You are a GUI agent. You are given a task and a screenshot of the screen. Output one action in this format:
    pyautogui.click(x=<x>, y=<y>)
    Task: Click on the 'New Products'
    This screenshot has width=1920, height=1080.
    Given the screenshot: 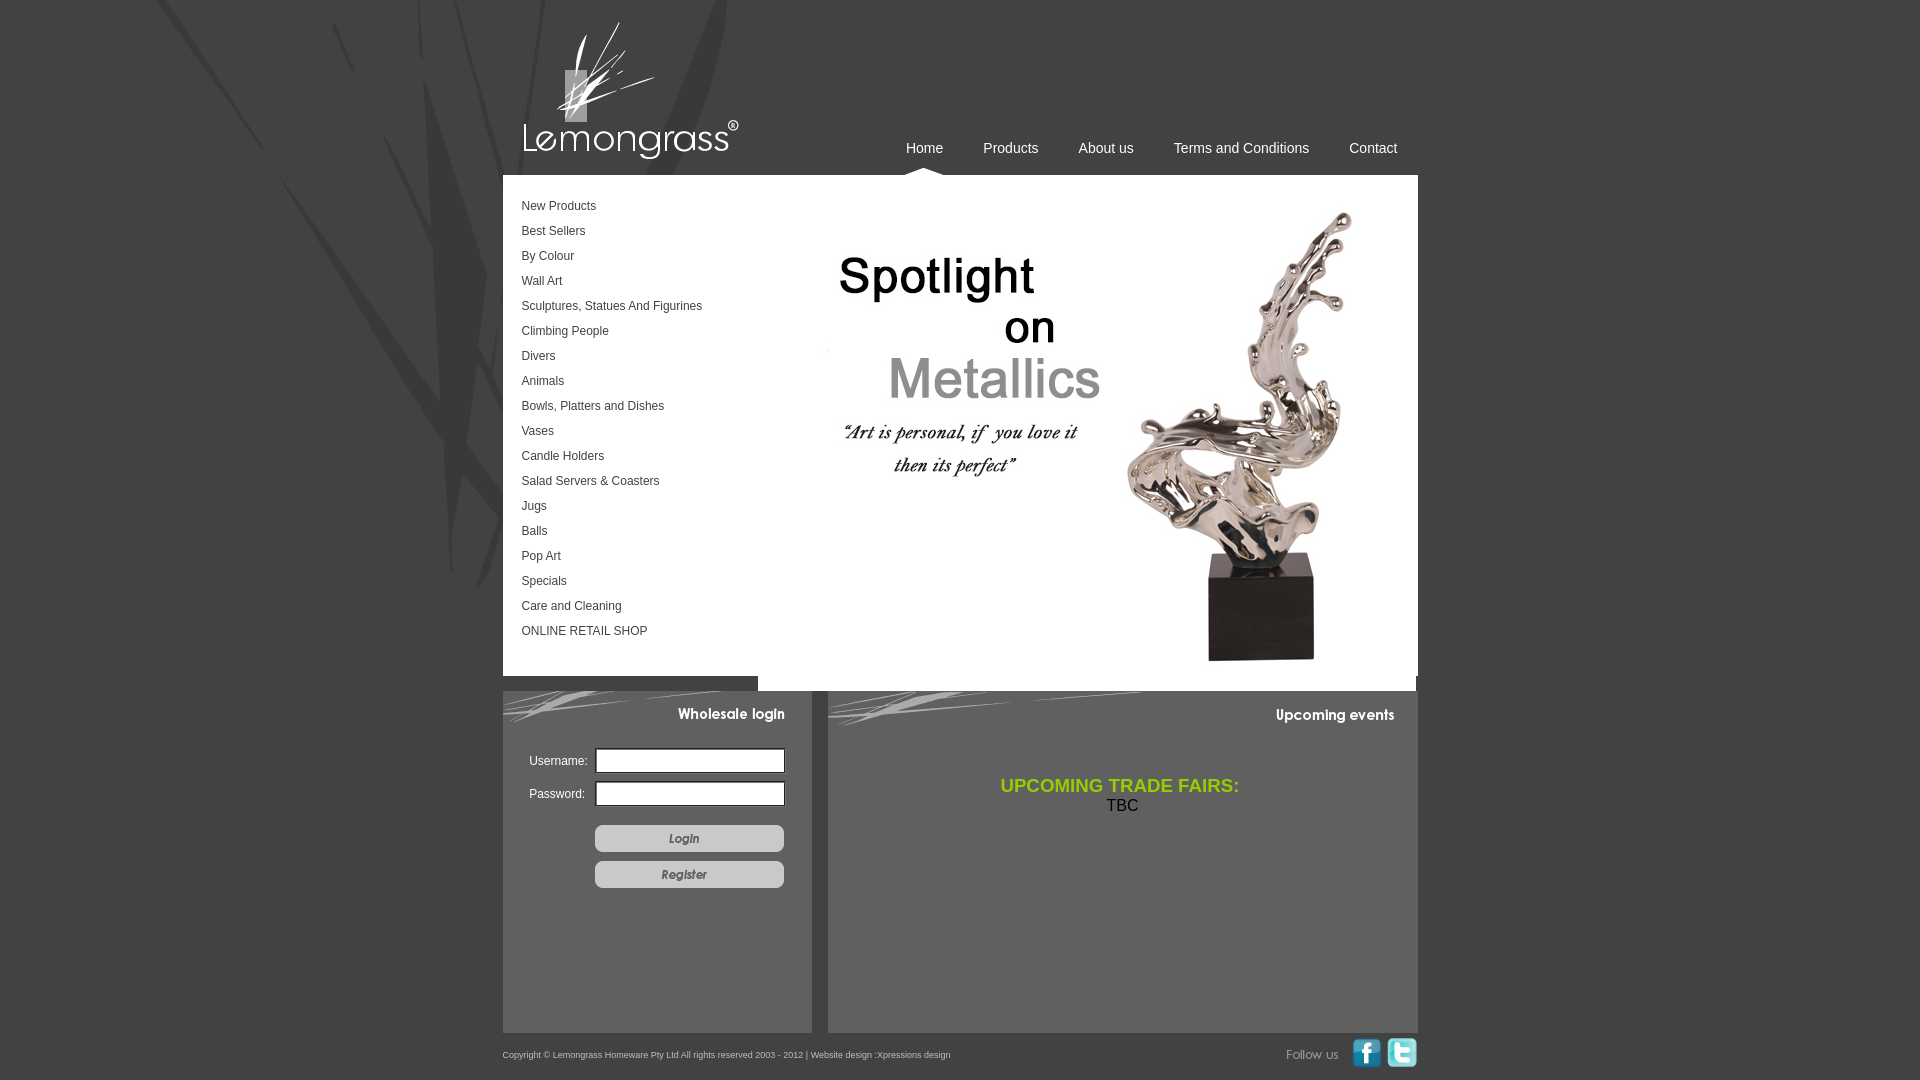 What is the action you would take?
    pyautogui.click(x=518, y=208)
    